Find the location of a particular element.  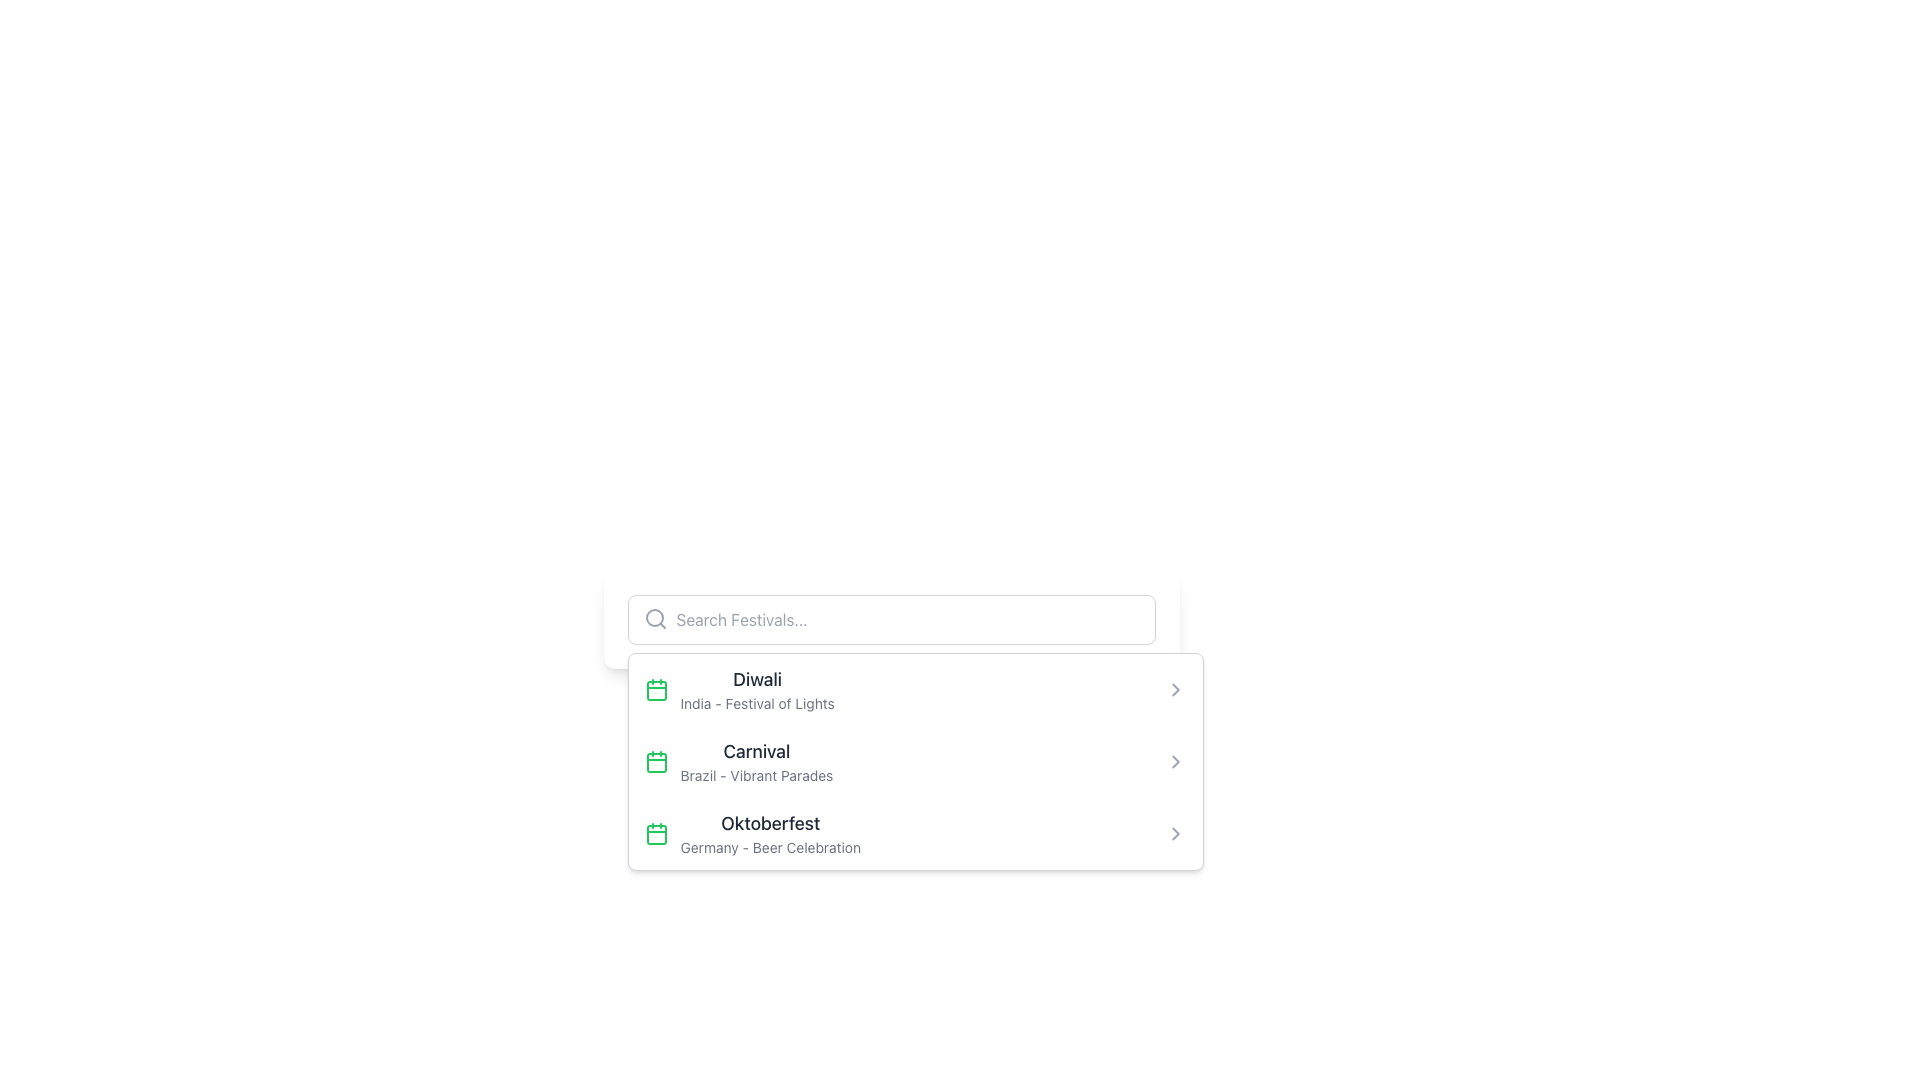

the calendar icon with a green outline, located in the second row between 'Diwali' and 'Oktoberfest', to interact with the associated event information is located at coordinates (656, 762).